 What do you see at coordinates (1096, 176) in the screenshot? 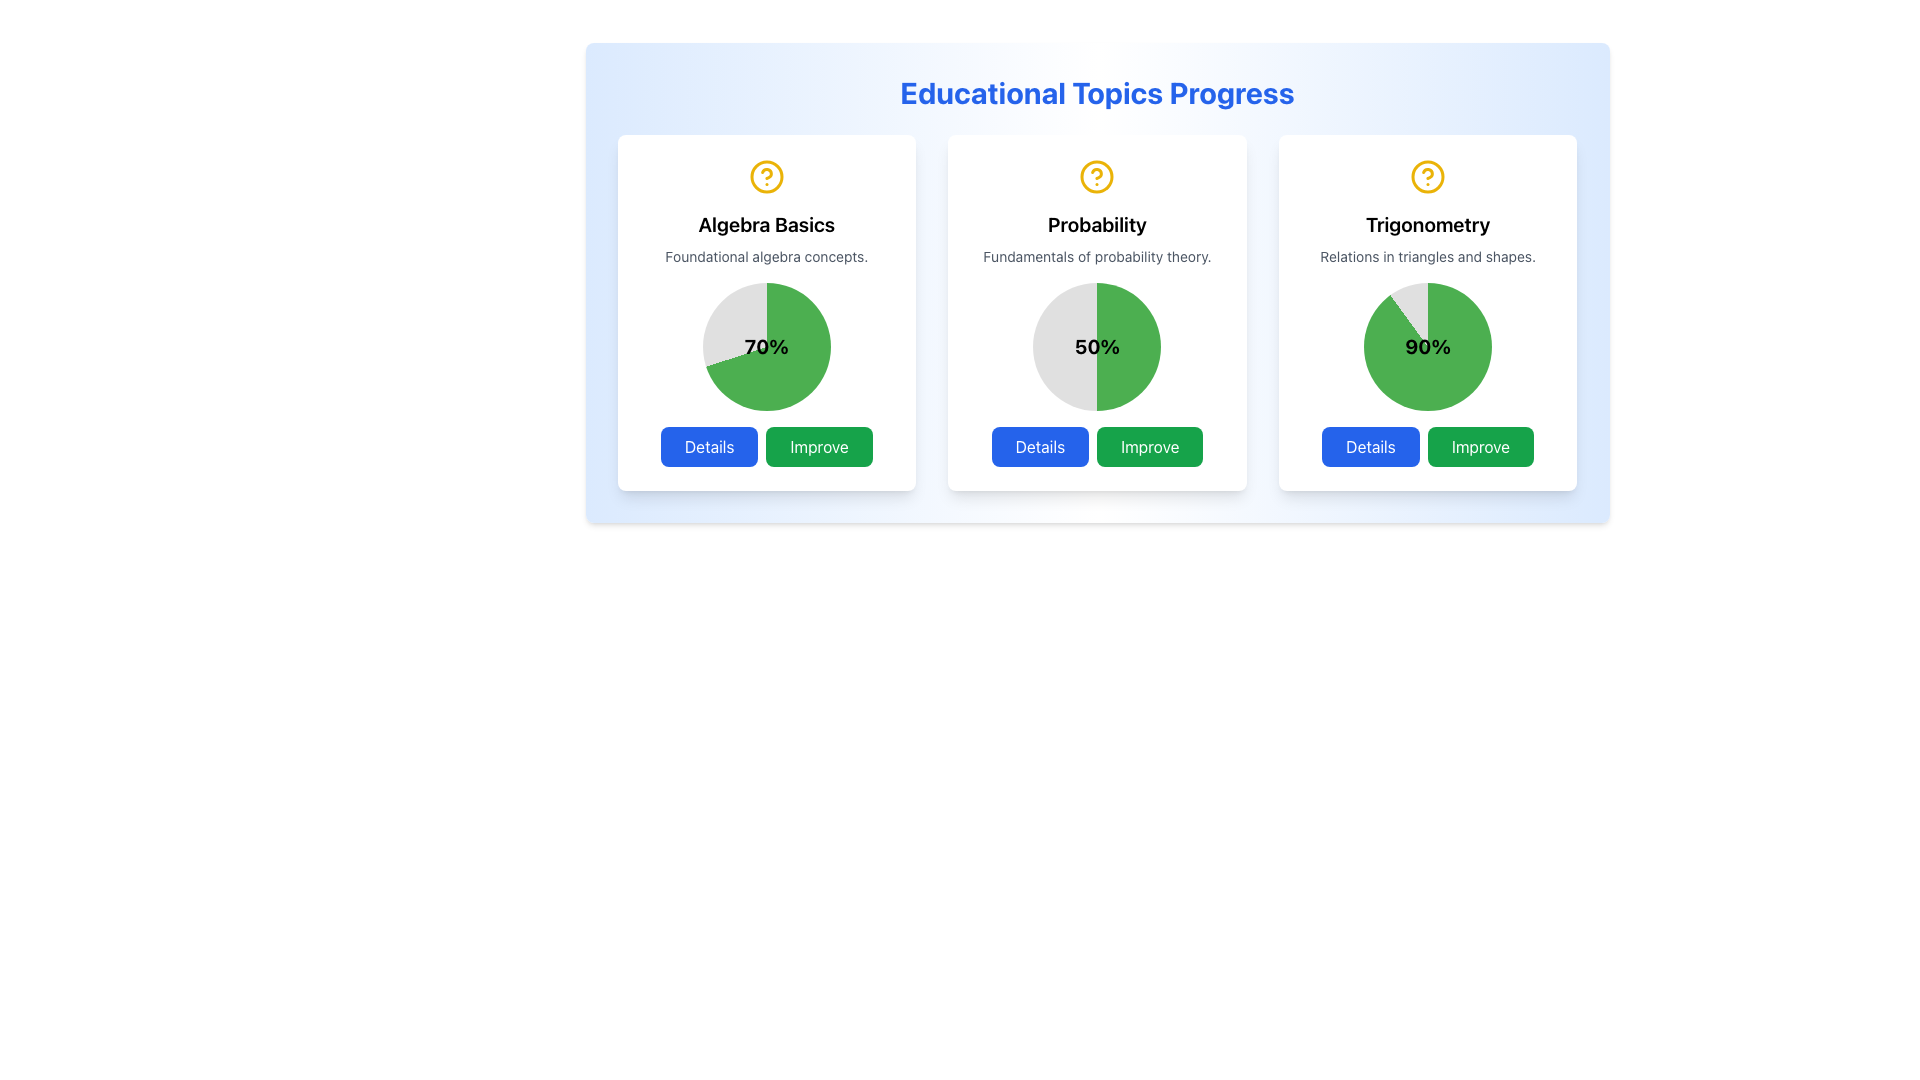
I see `the help icon located at the top-middle of the 'Probability' card` at bounding box center [1096, 176].